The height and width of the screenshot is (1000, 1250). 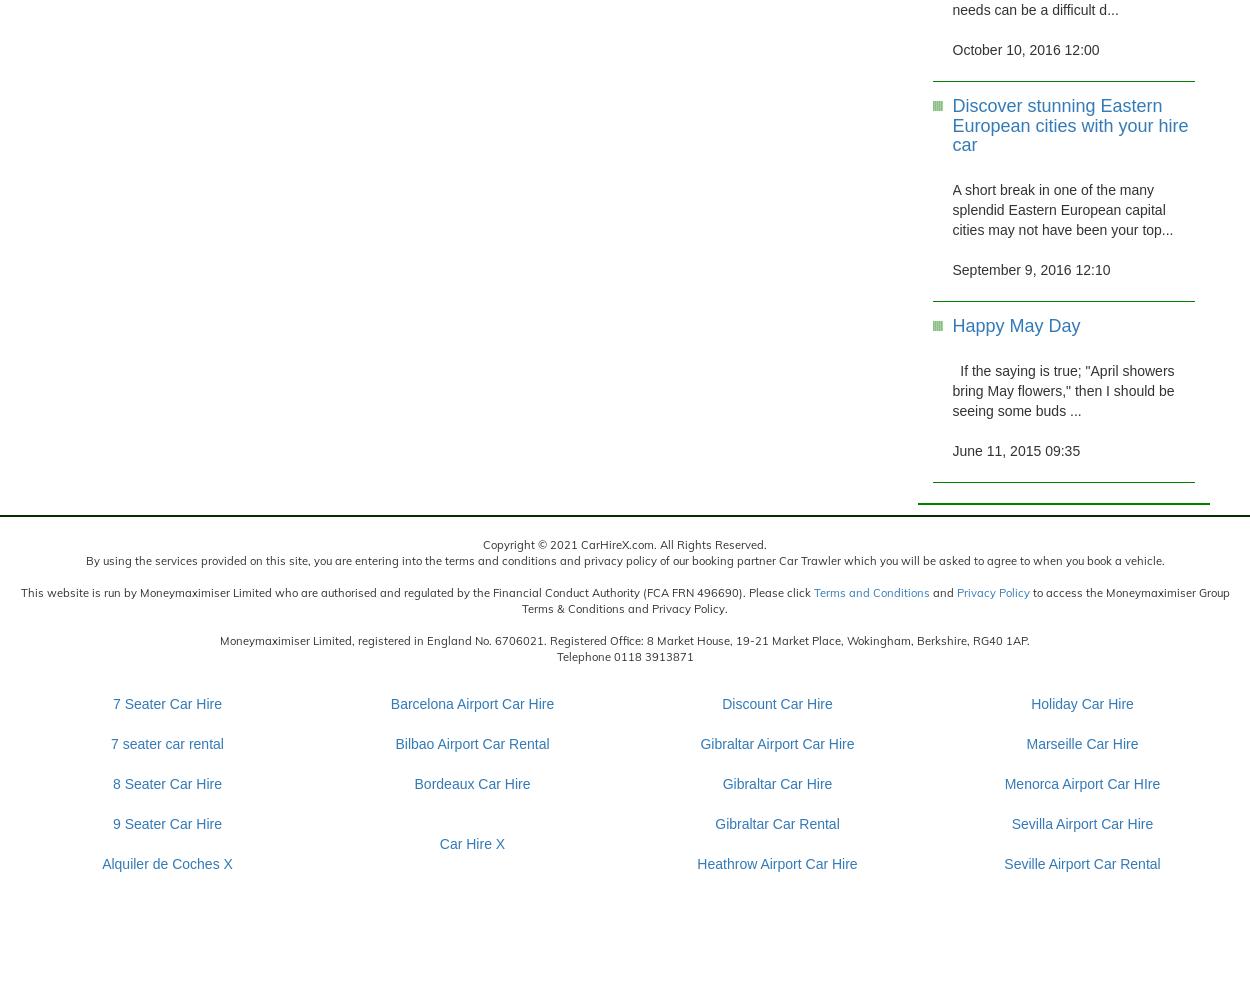 I want to click on 'Seville Airport Car Rental', so click(x=1081, y=862).